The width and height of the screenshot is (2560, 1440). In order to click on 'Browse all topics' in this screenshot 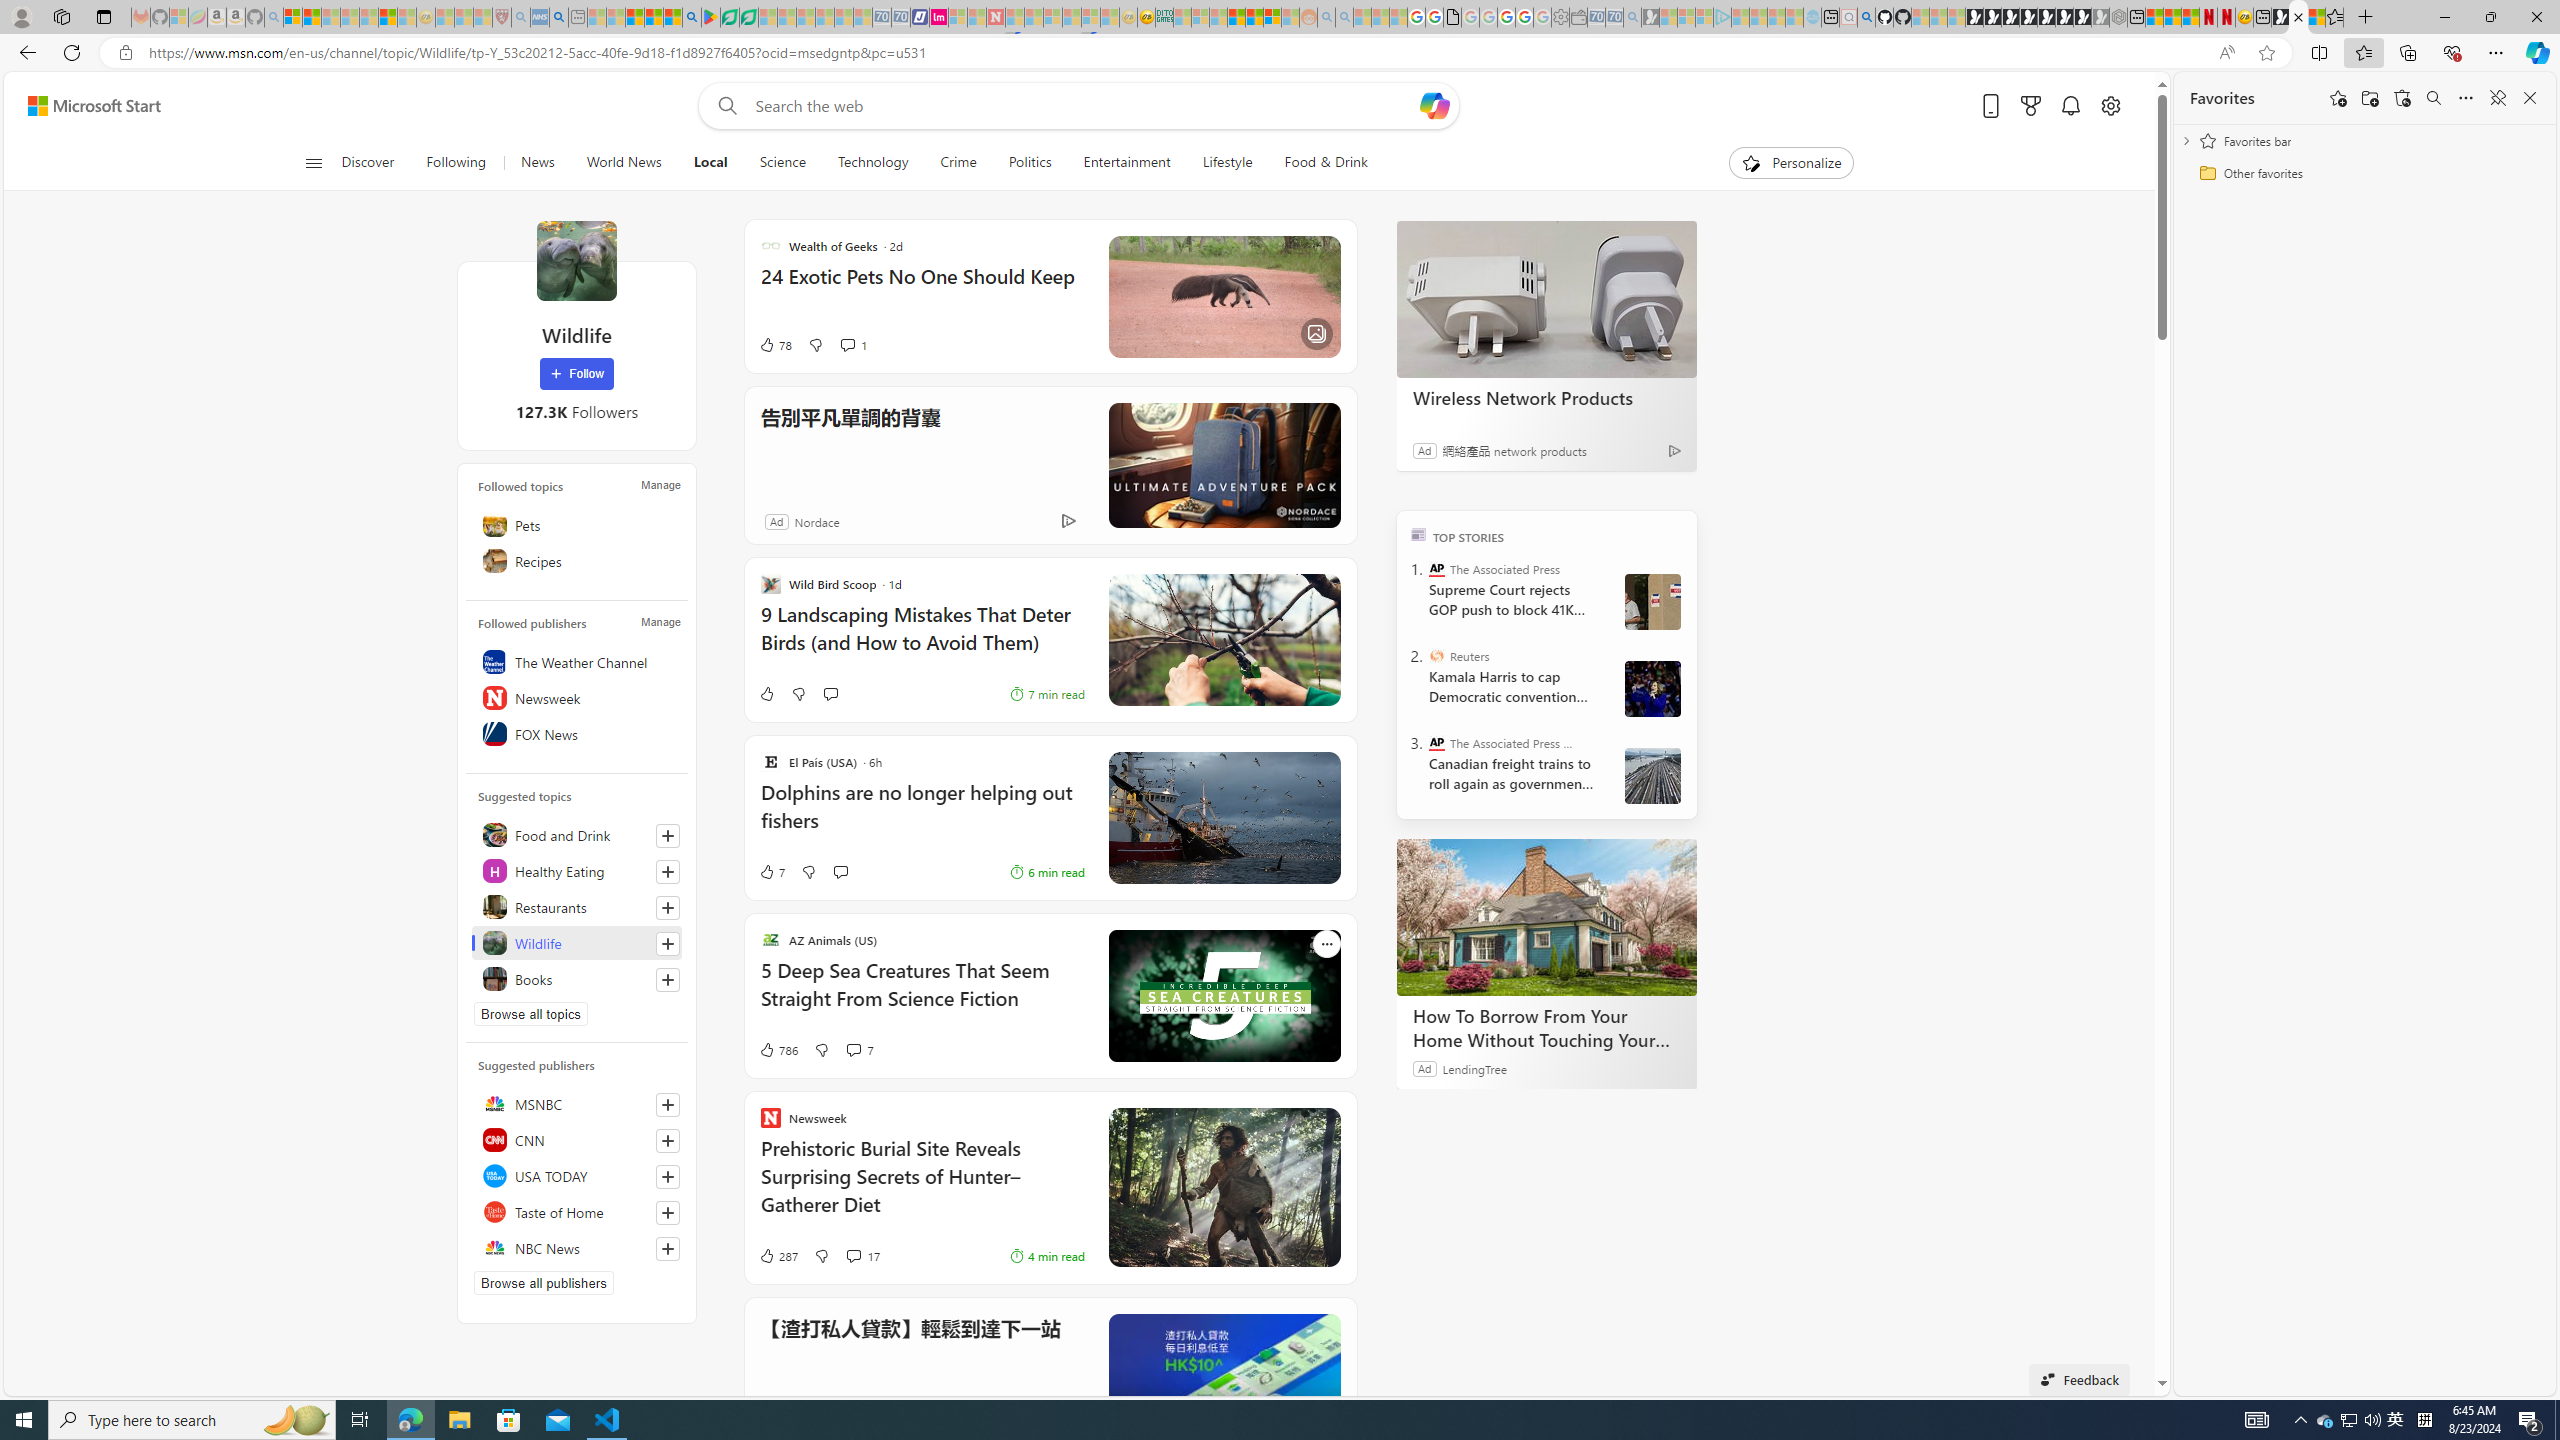, I will do `click(530, 1012)`.